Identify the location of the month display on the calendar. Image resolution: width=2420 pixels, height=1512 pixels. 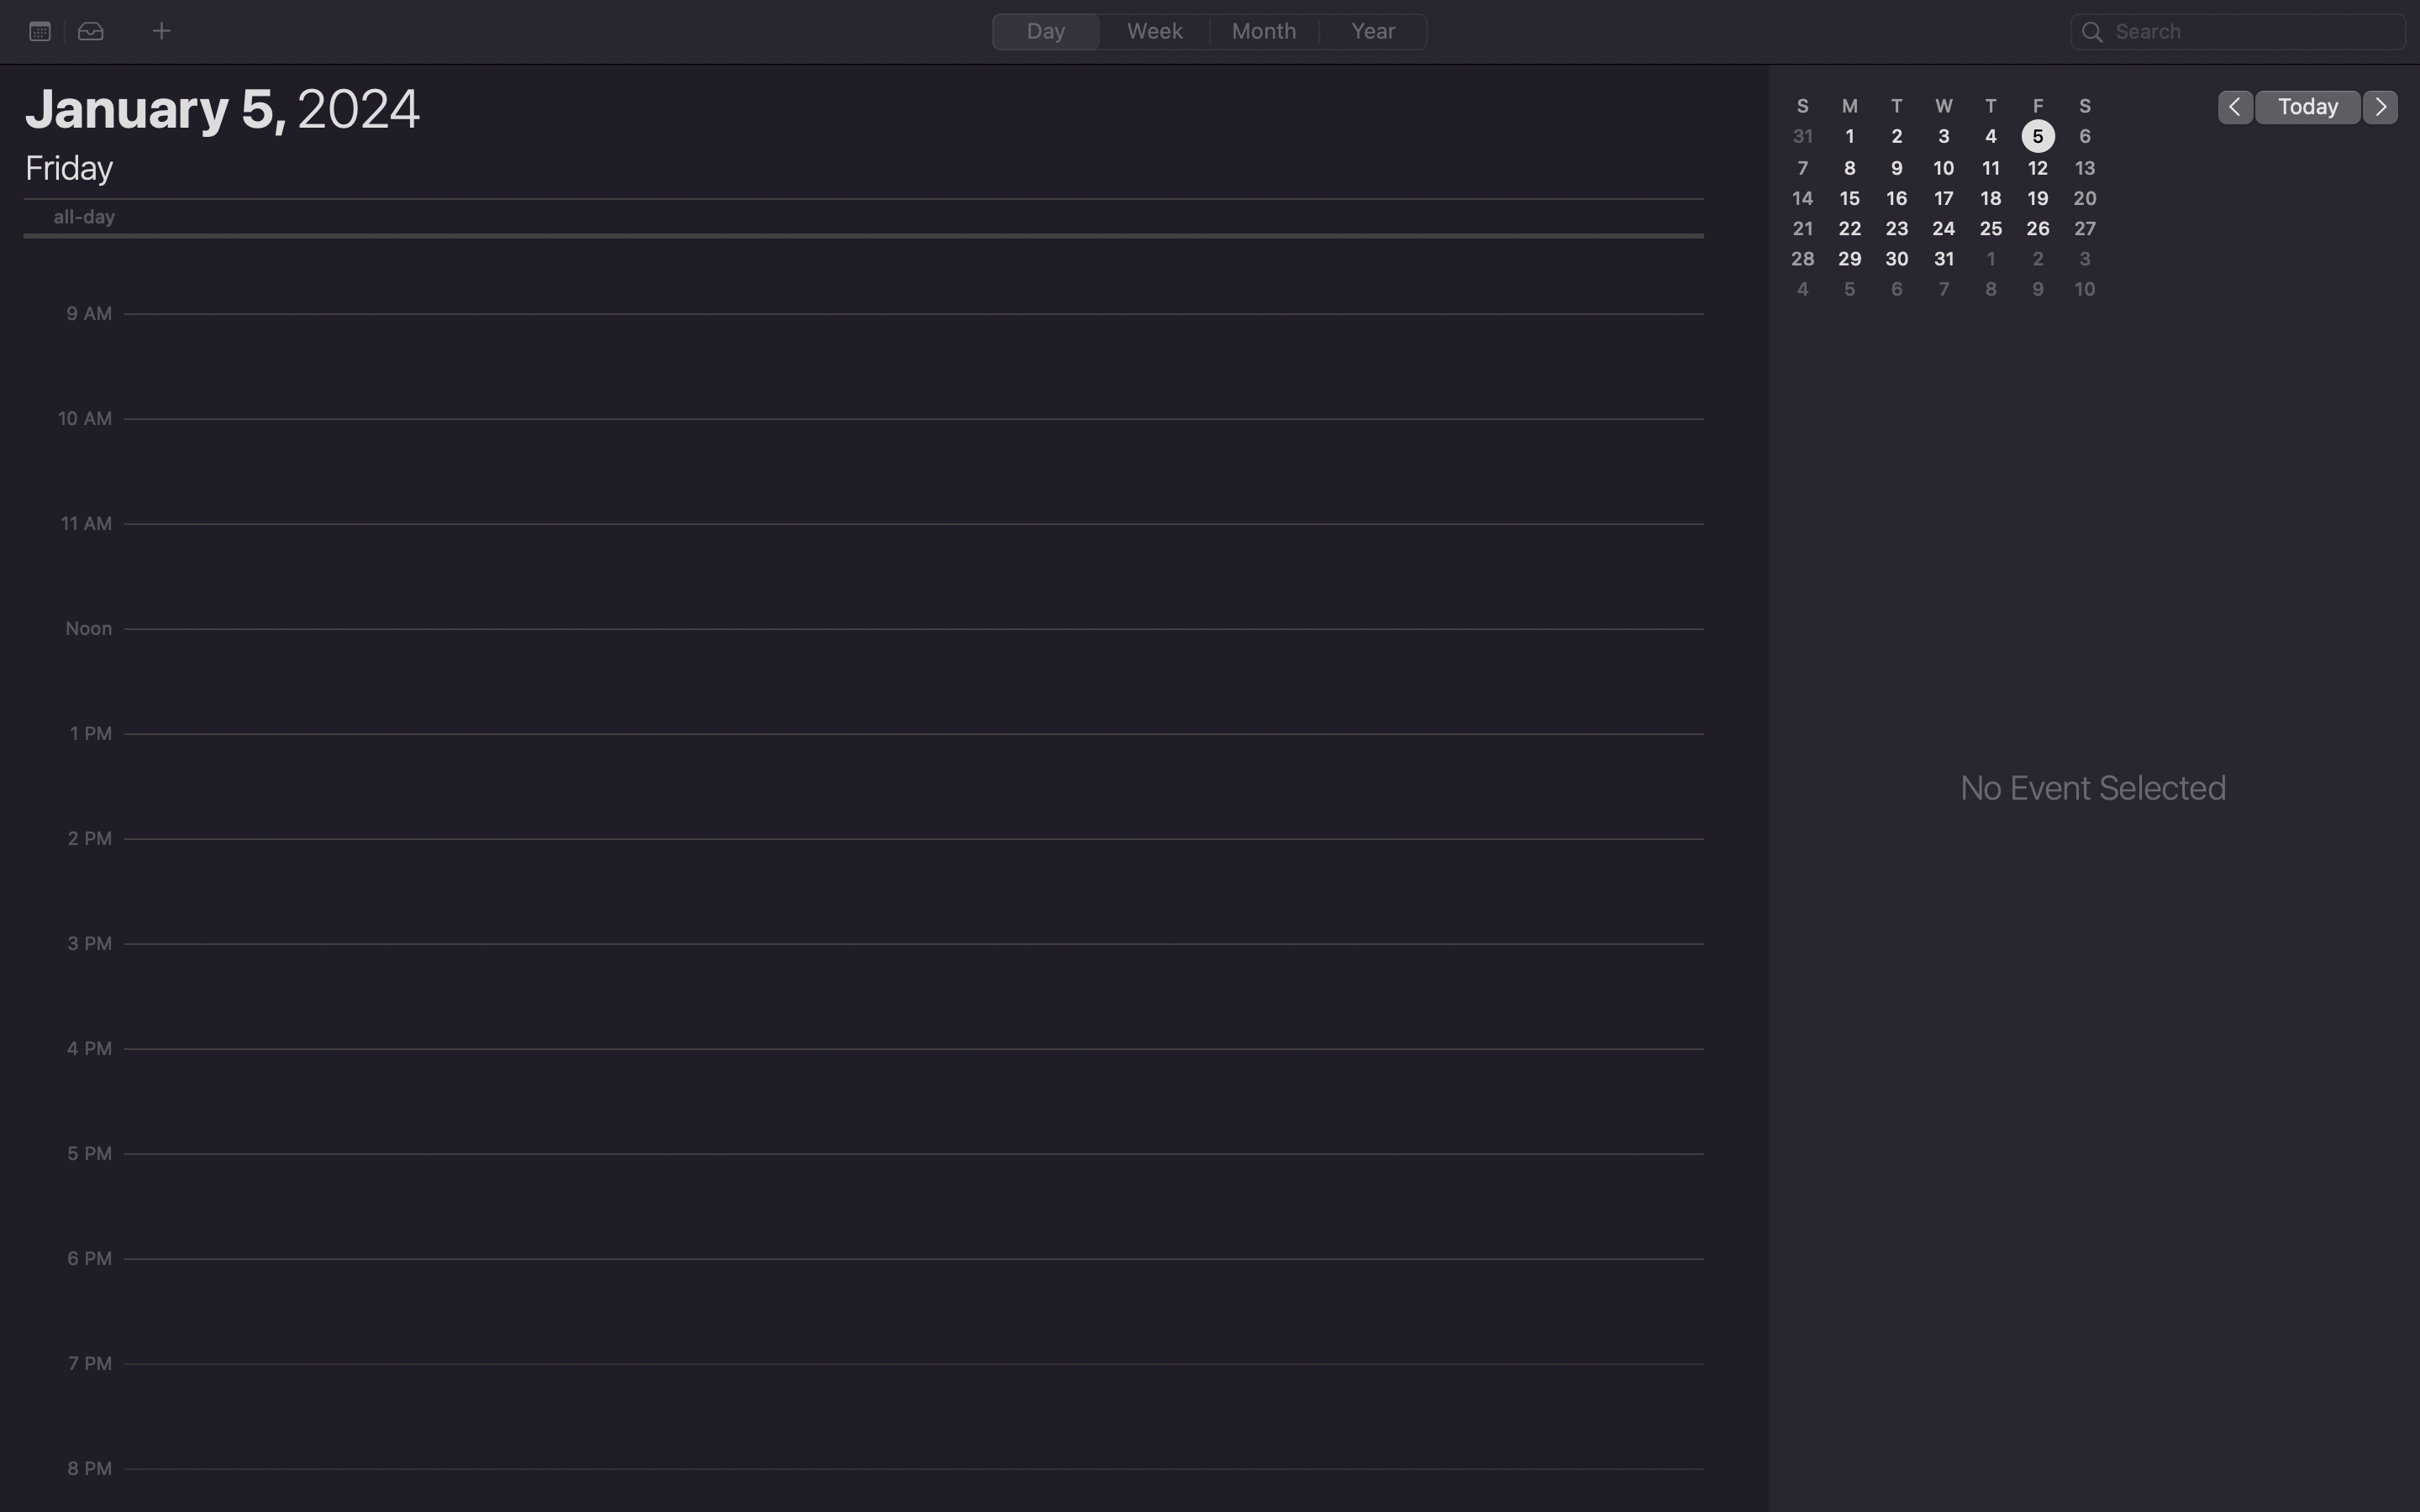
(1265, 30).